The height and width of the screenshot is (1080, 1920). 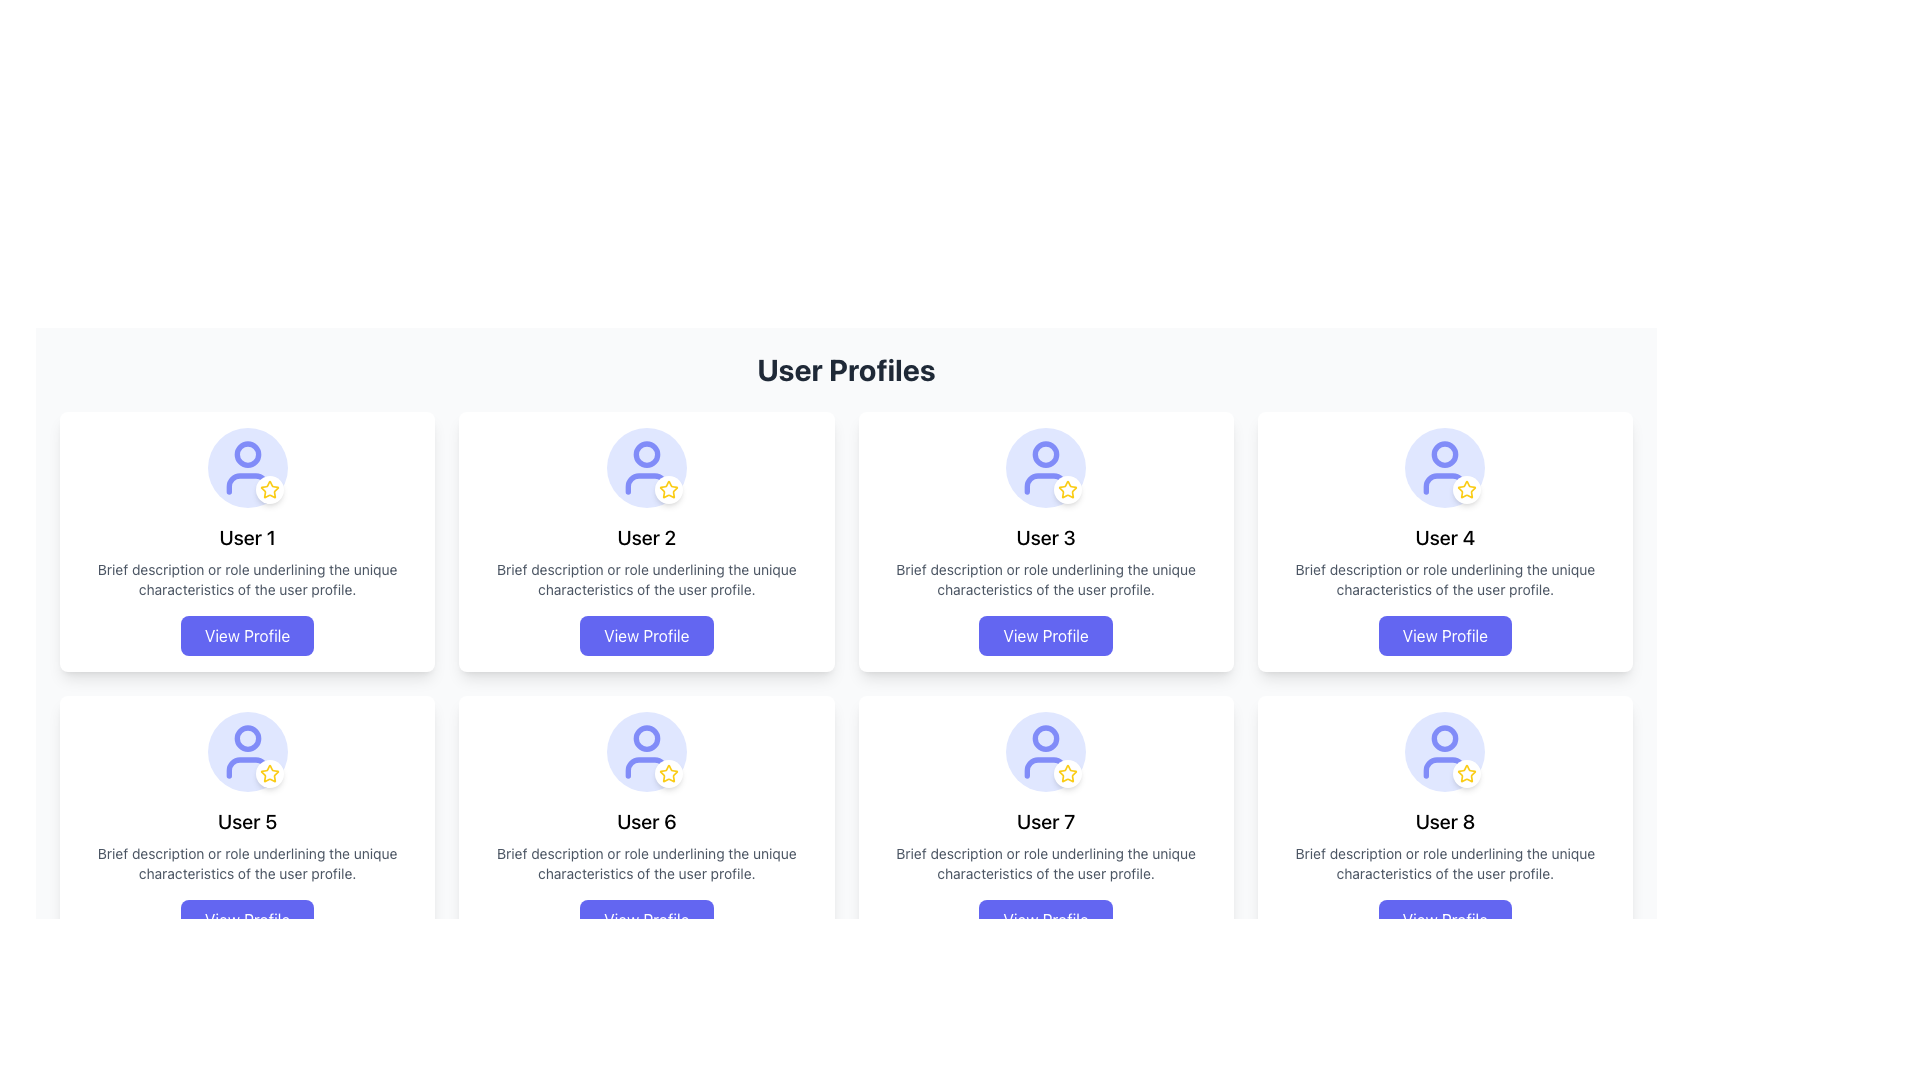 What do you see at coordinates (246, 467) in the screenshot?
I see `the circular indigo-themed user profile icon displaying a user figure and a yellow star, which is the first visual component for 'User 1' in the top-left position of the grid layout` at bounding box center [246, 467].